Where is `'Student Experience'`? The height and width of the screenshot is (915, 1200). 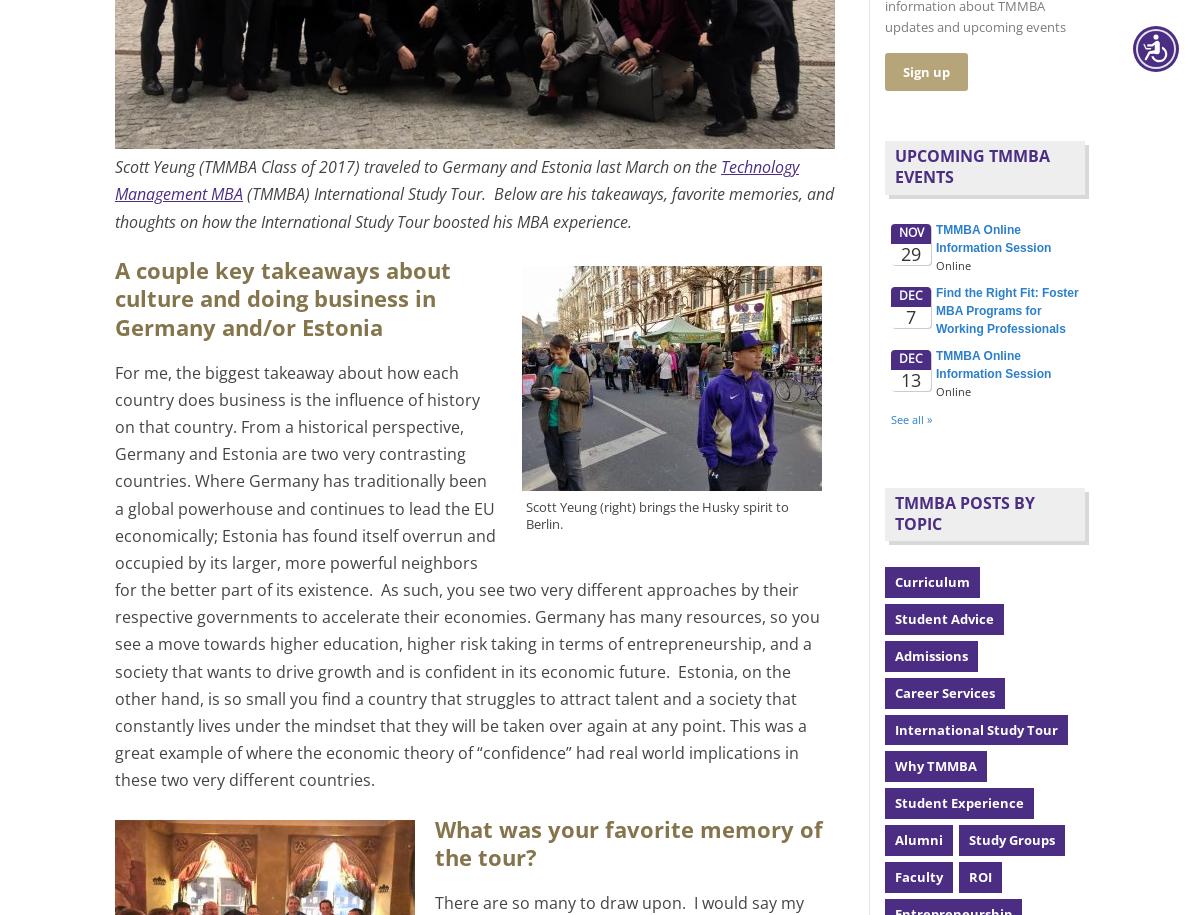 'Student Experience' is located at coordinates (959, 802).